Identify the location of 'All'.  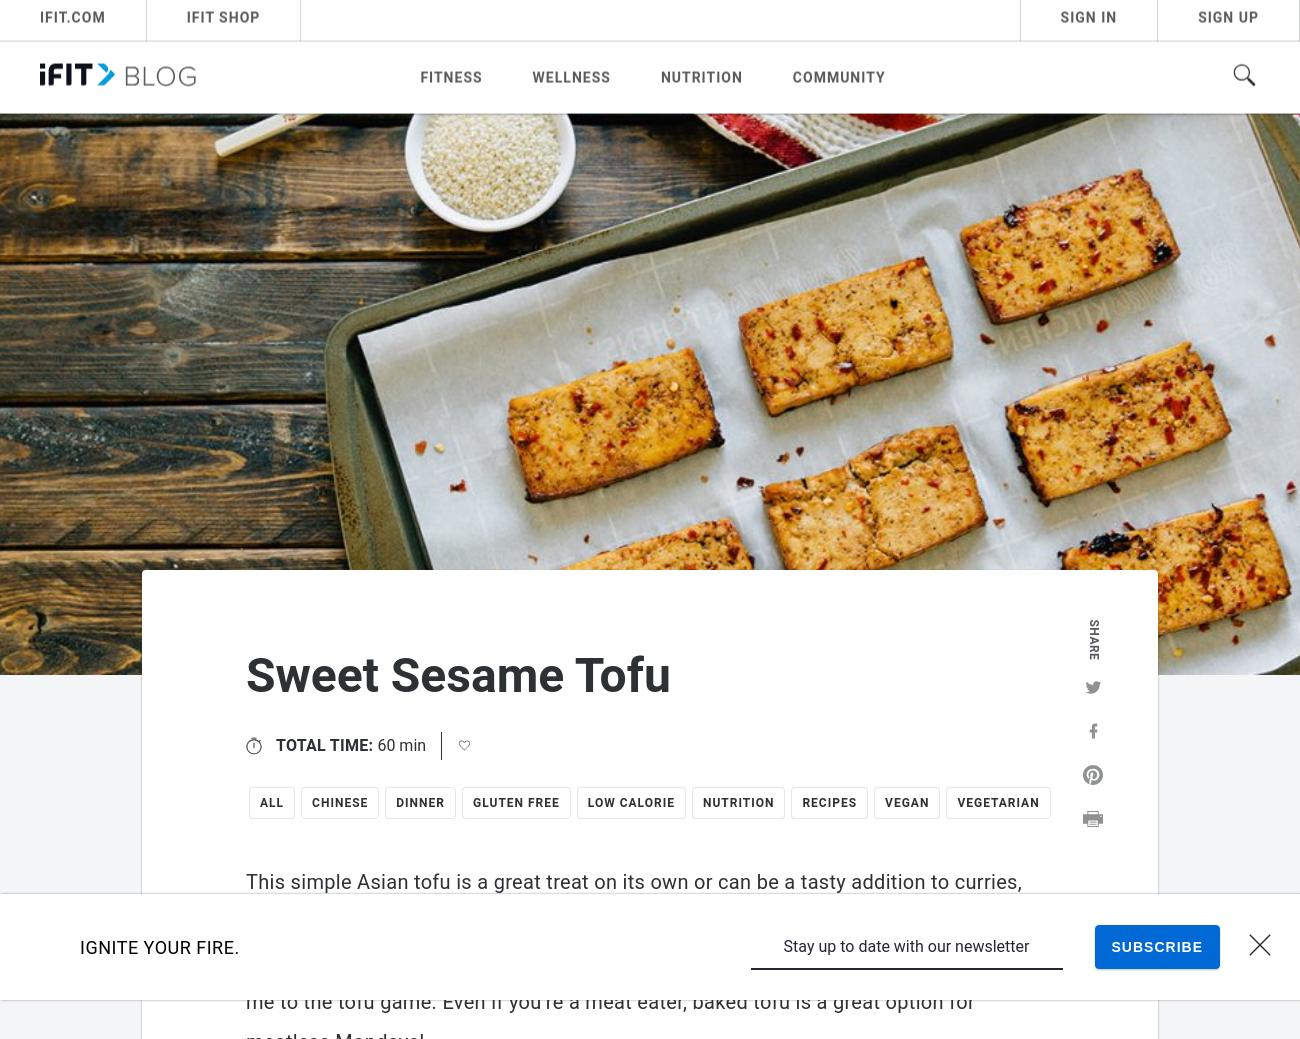
(270, 802).